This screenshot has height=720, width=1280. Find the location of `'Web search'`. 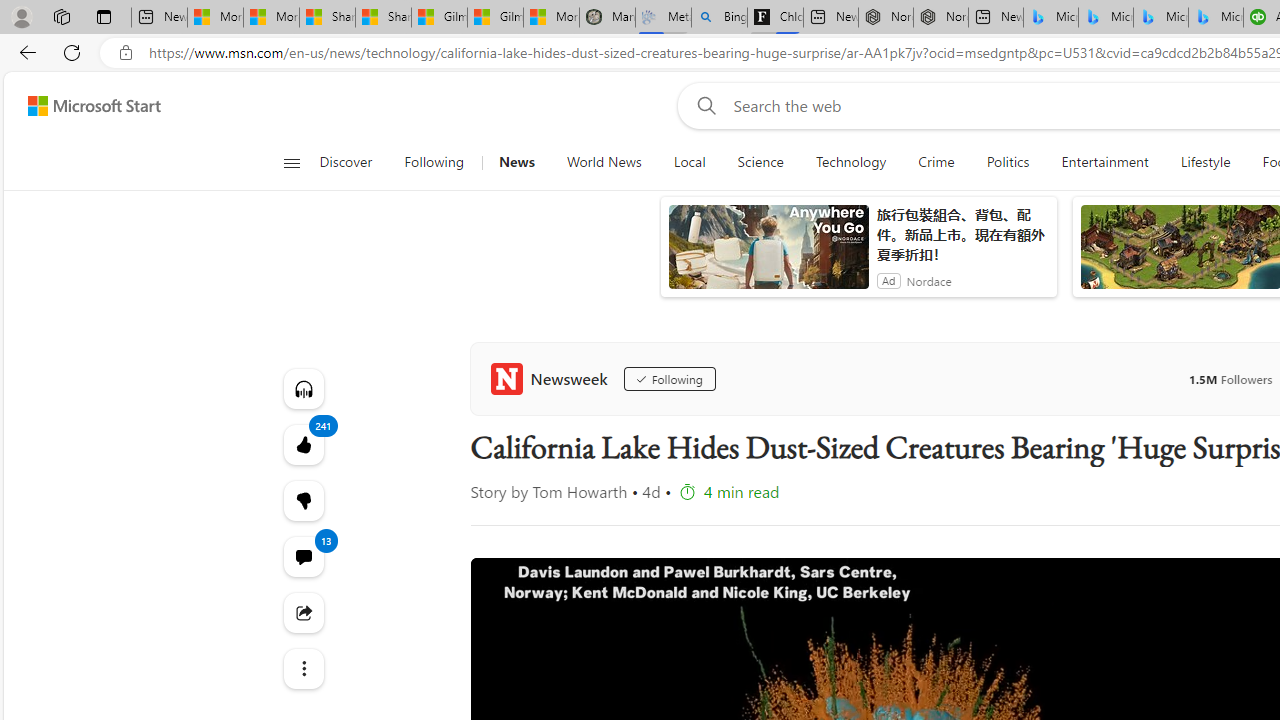

'Web search' is located at coordinates (702, 105).